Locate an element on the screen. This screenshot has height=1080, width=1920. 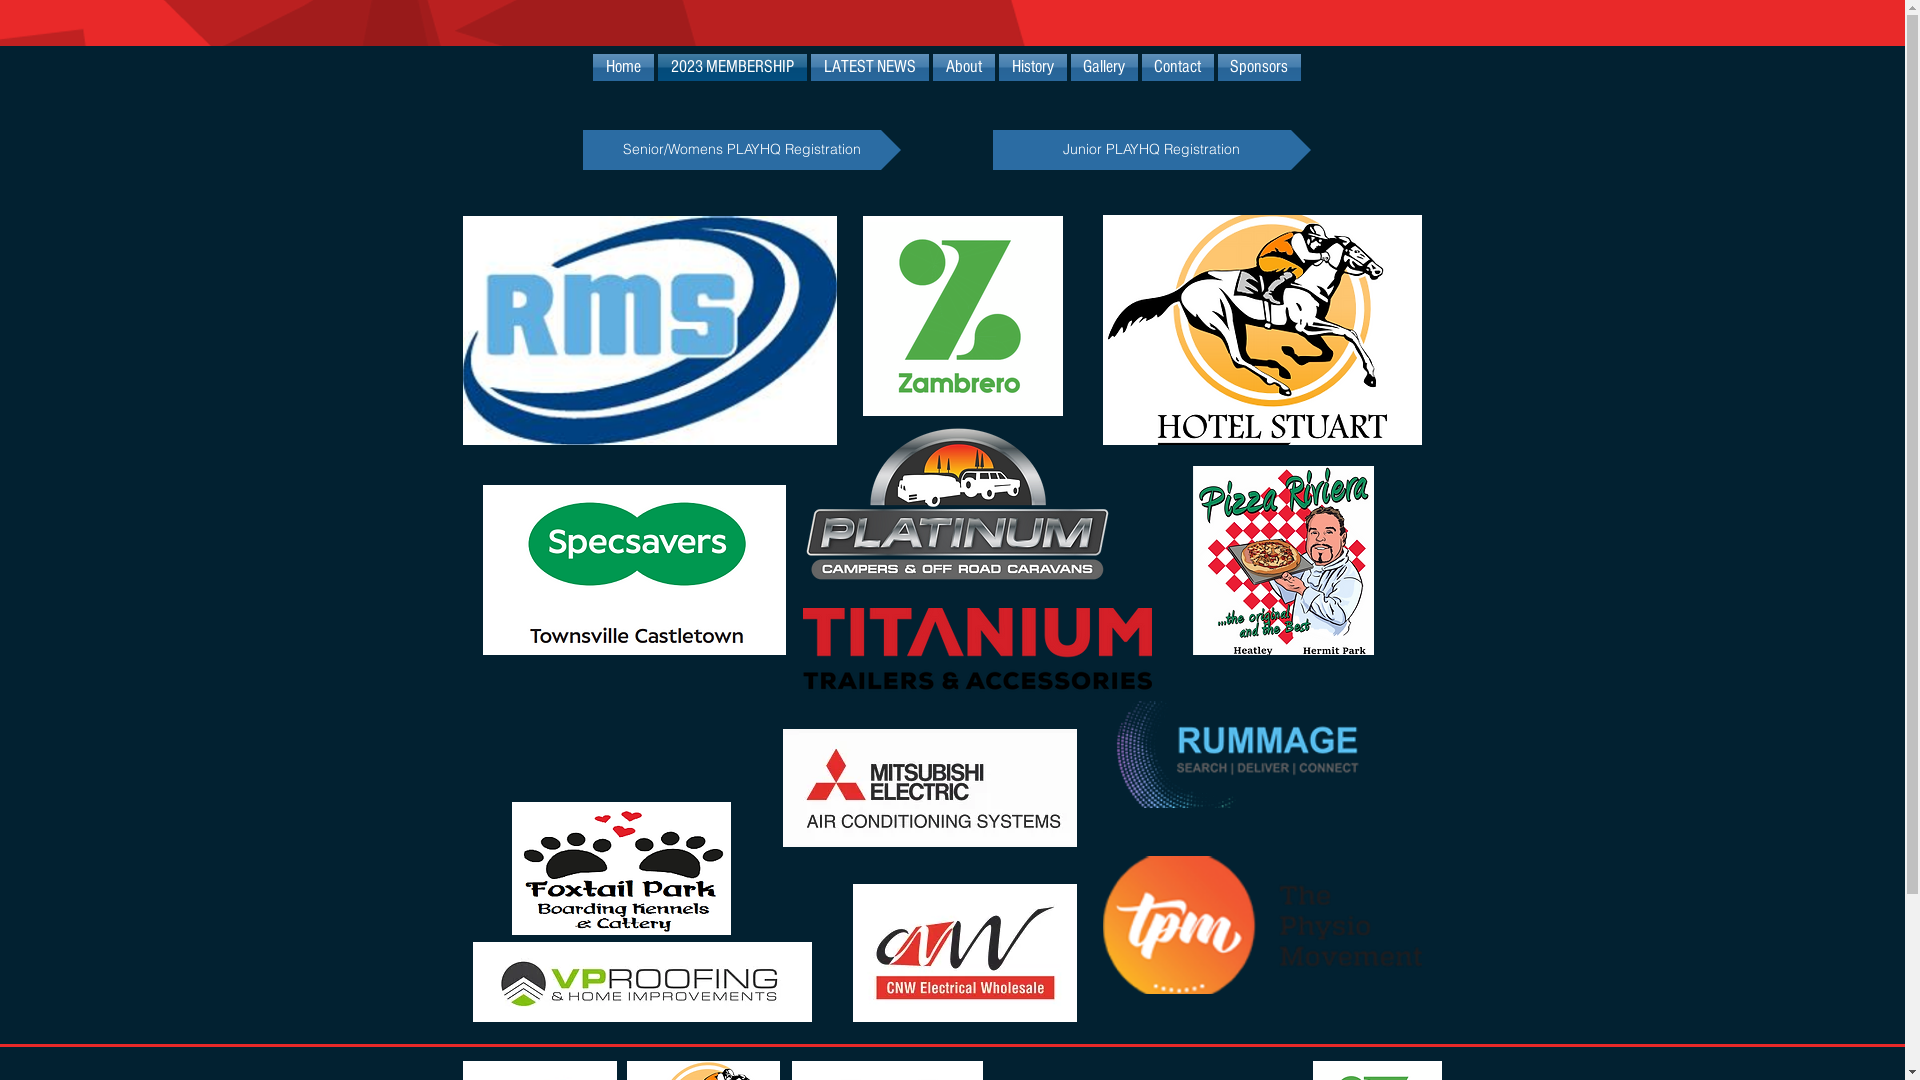
'Gallery' is located at coordinates (1102, 66).